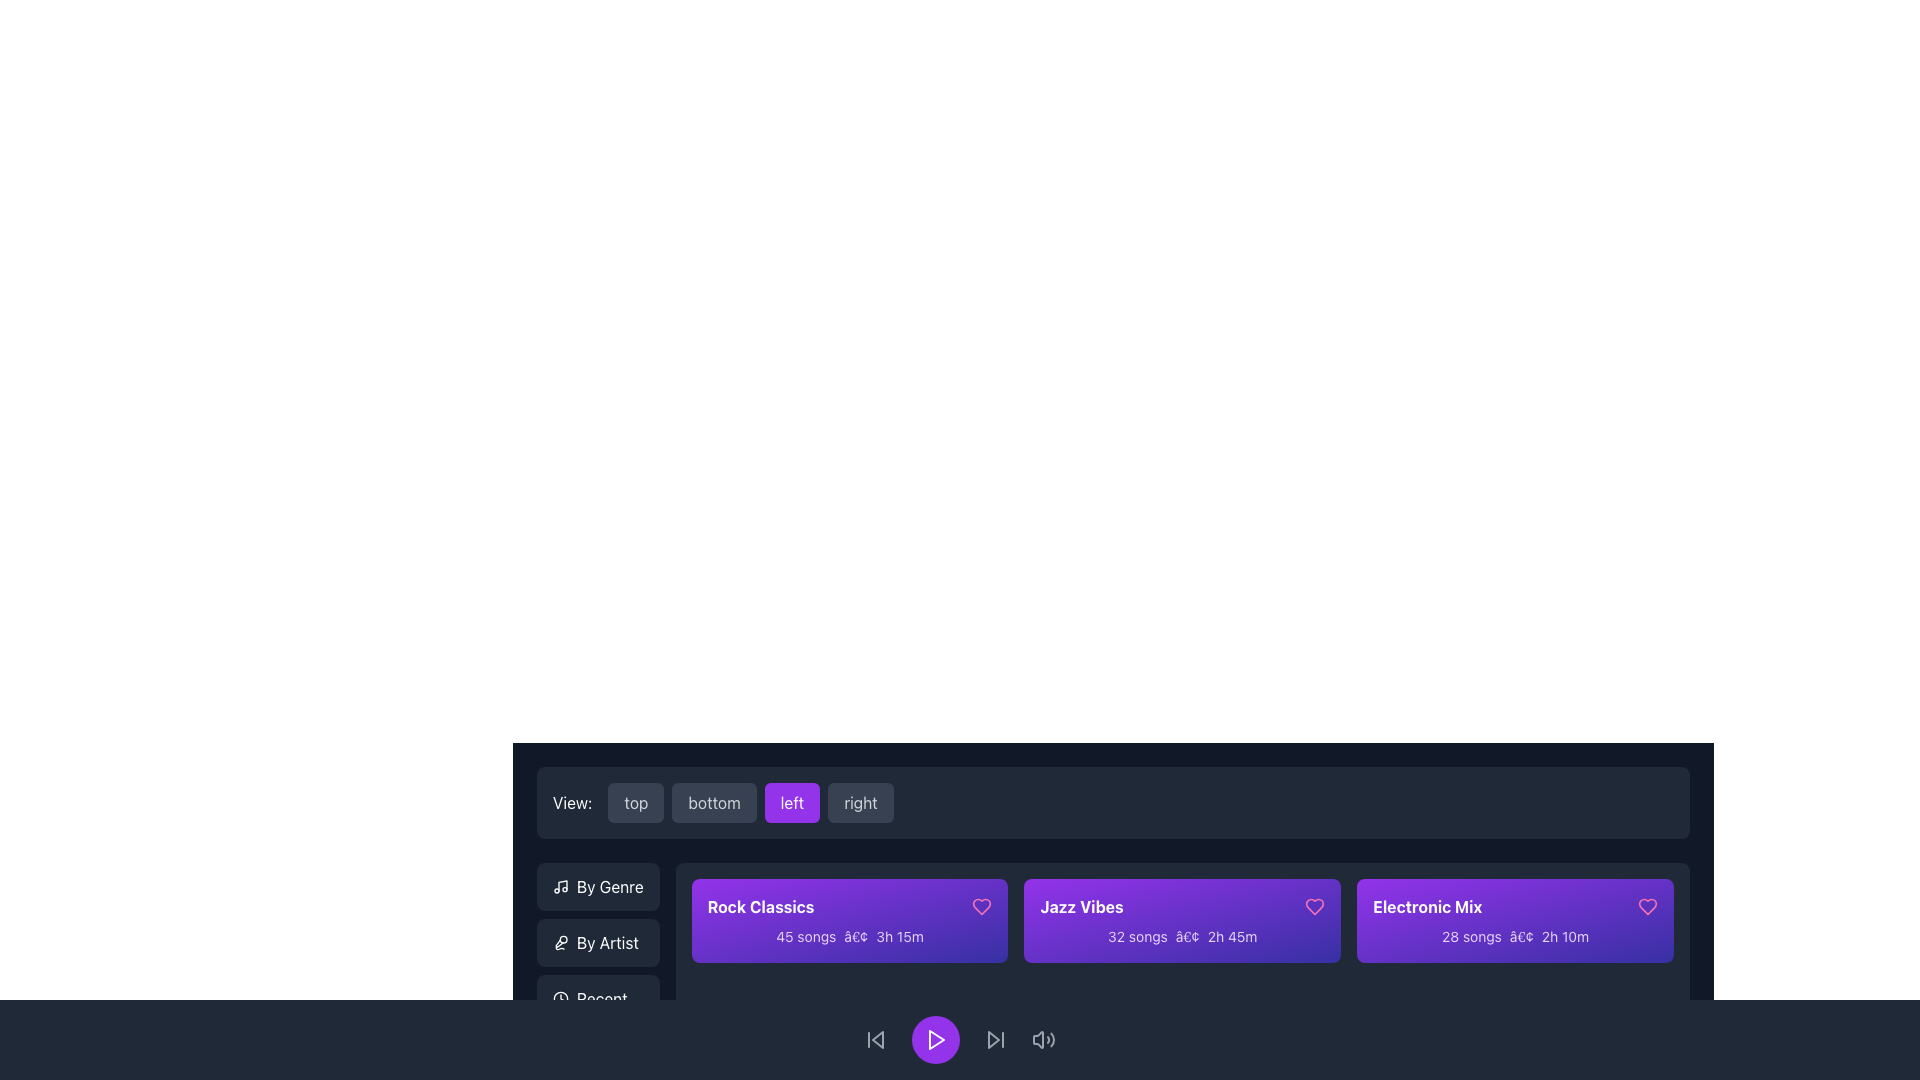 This screenshot has width=1920, height=1080. I want to click on the static text label that provides metadata about the playlist, located in the bottom section of the 'Electronic Mix' card, which is the third card in a horizontally aligned set of playlist cards, so click(1515, 937).